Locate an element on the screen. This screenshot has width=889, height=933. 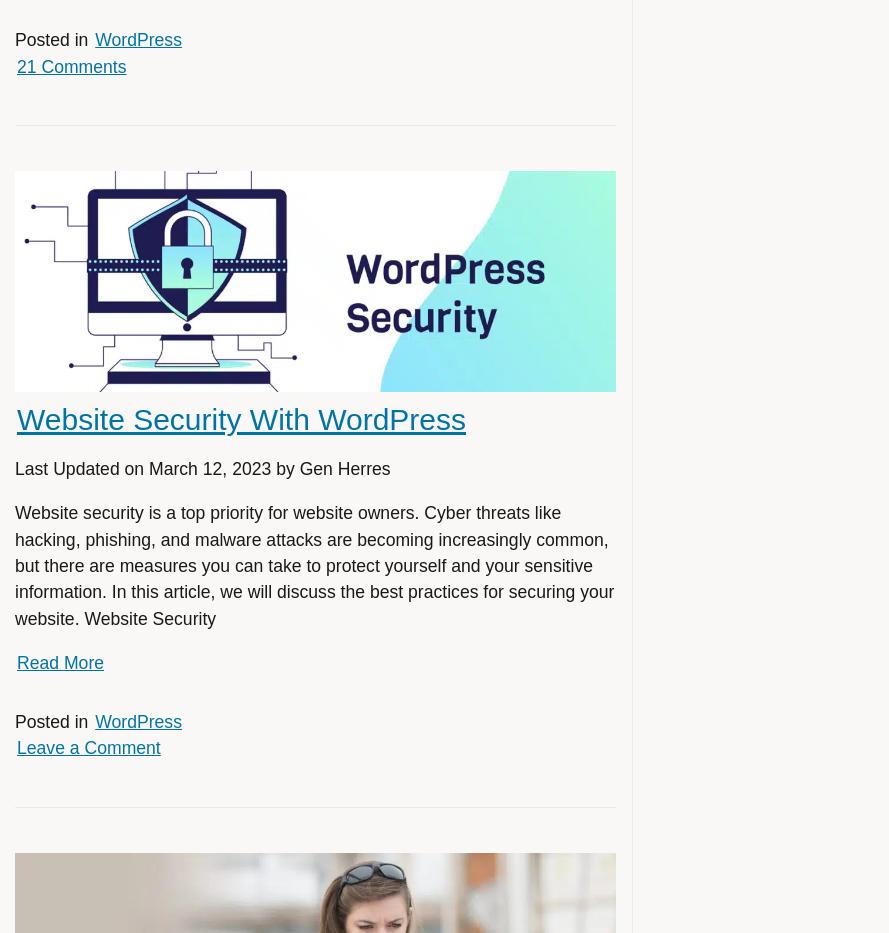
'March 12, 2023' is located at coordinates (208, 469).